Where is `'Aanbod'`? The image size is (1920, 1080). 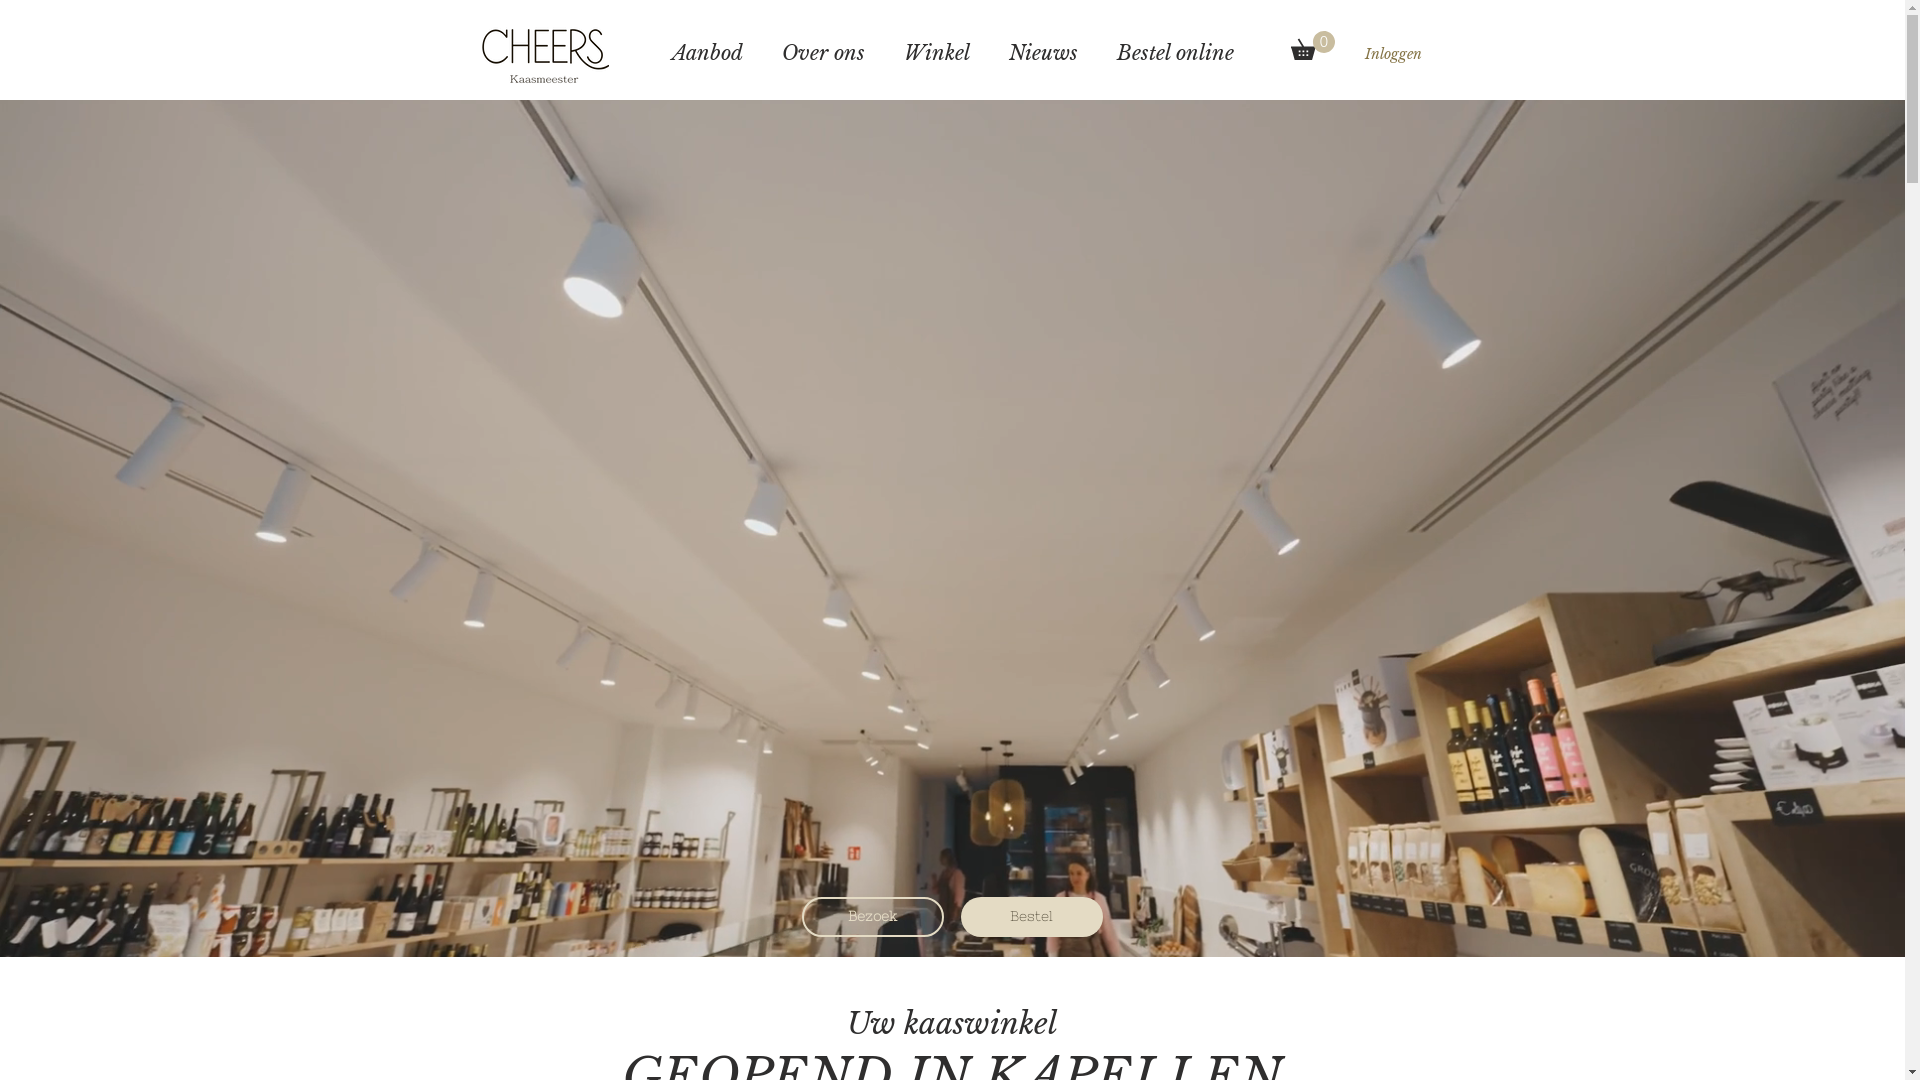 'Aanbod' is located at coordinates (707, 52).